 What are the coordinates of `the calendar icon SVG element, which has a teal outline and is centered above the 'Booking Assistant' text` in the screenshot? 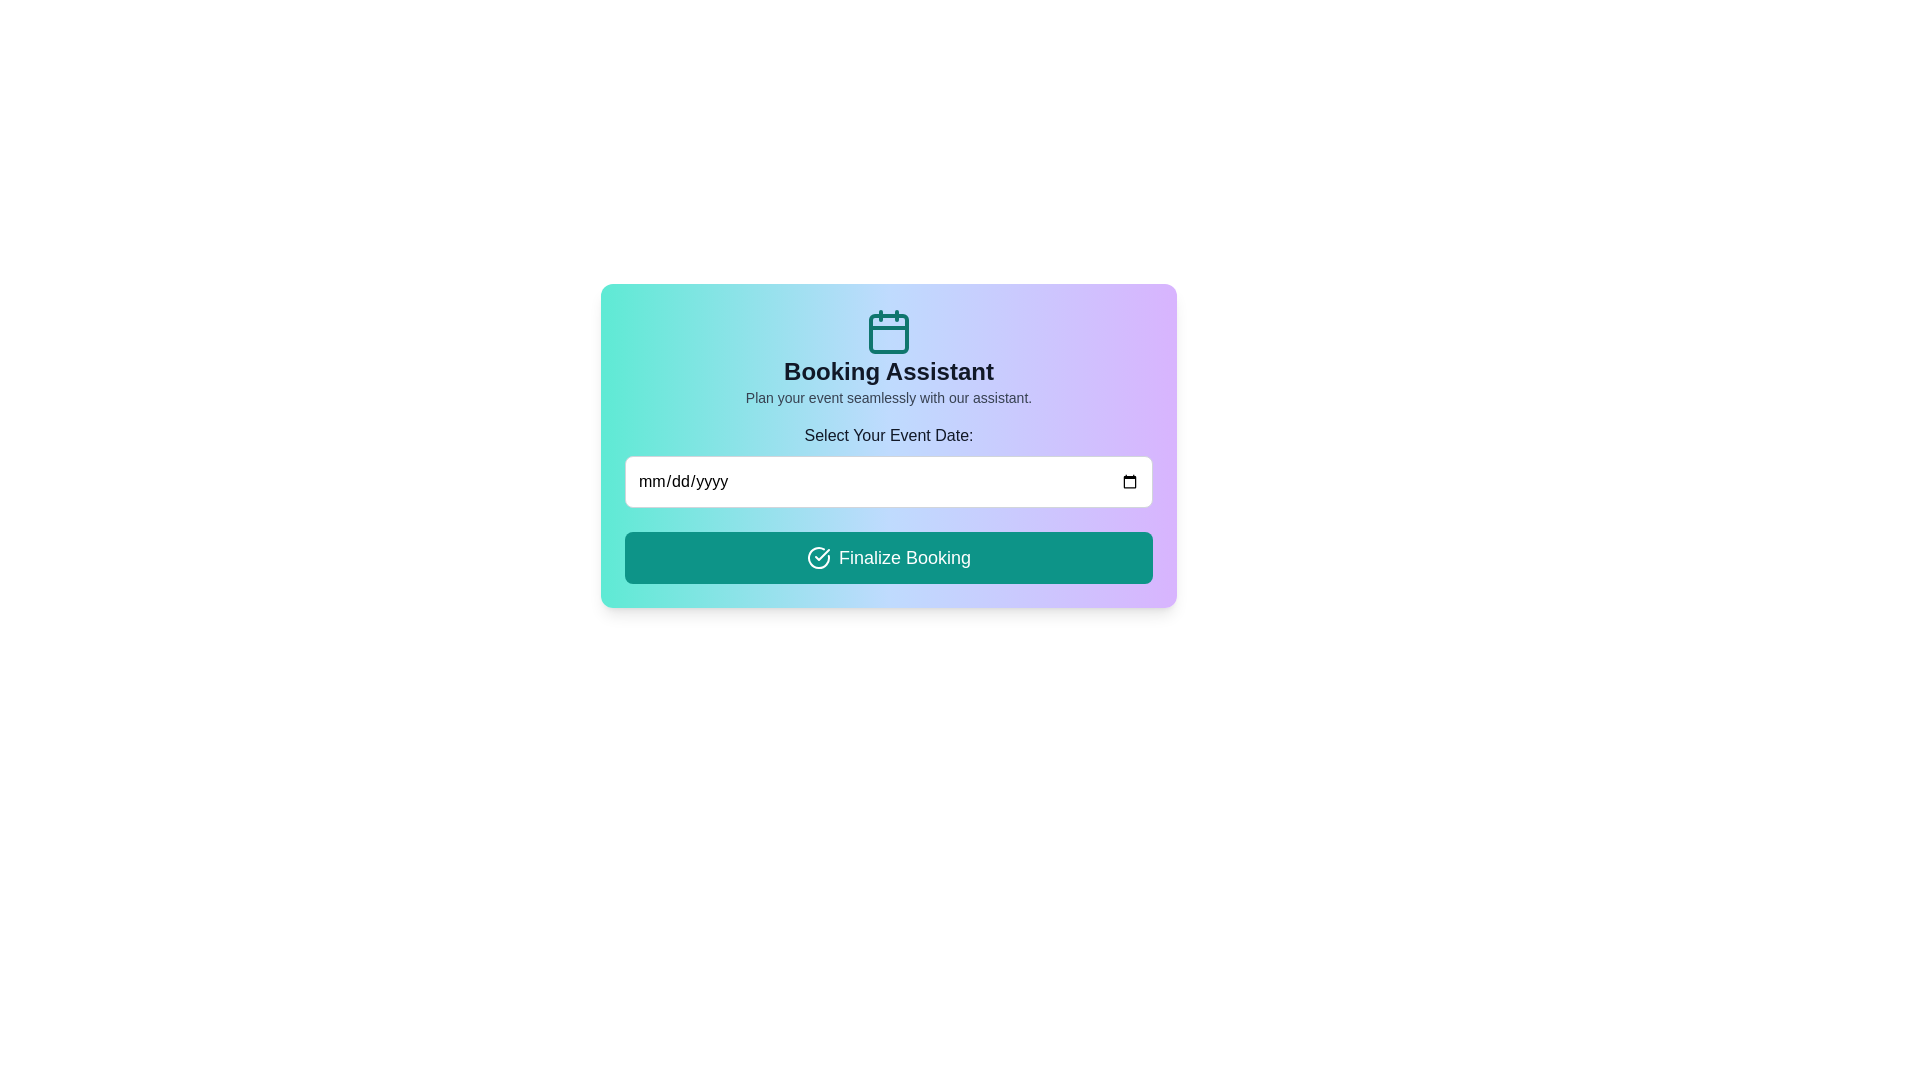 It's located at (887, 330).